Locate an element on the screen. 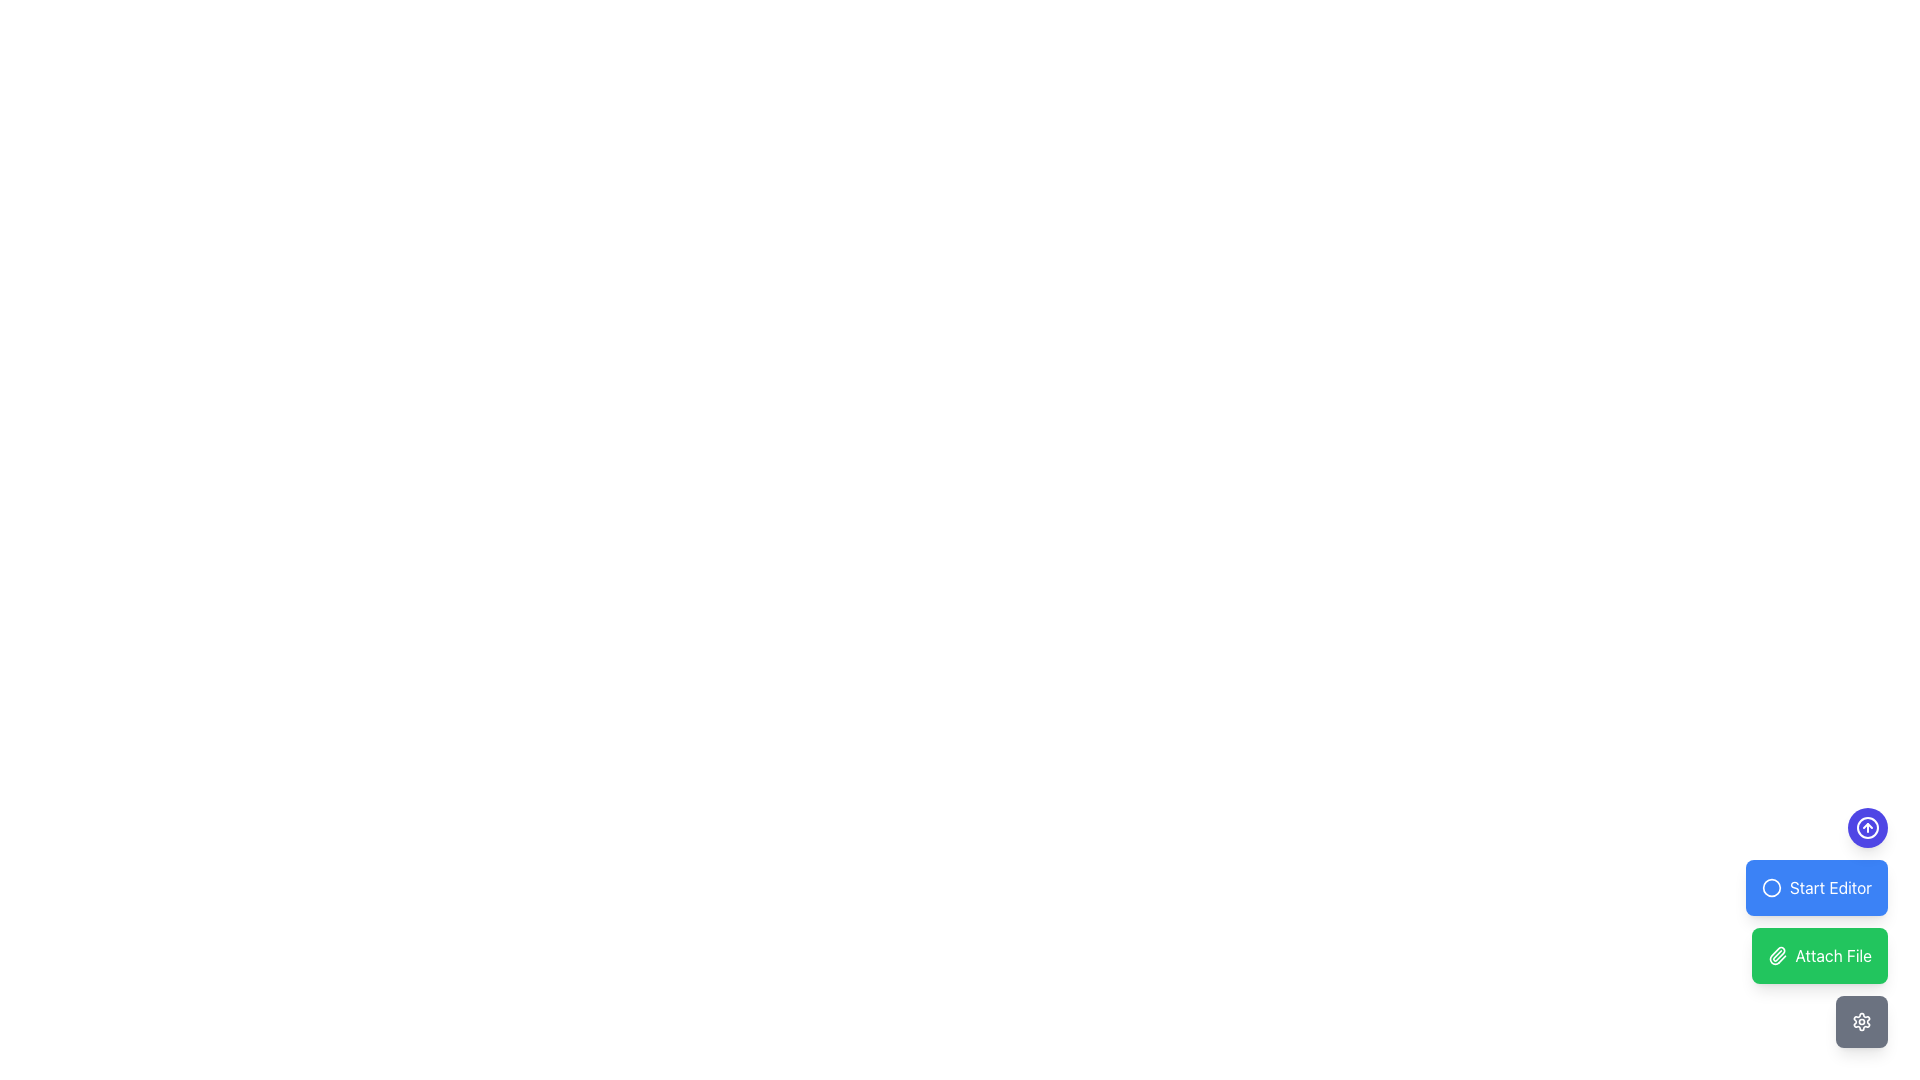 Image resolution: width=1920 pixels, height=1080 pixels. the topmost button in the floating group of buttons at the bottom-right corner of the interface is located at coordinates (1866, 828).